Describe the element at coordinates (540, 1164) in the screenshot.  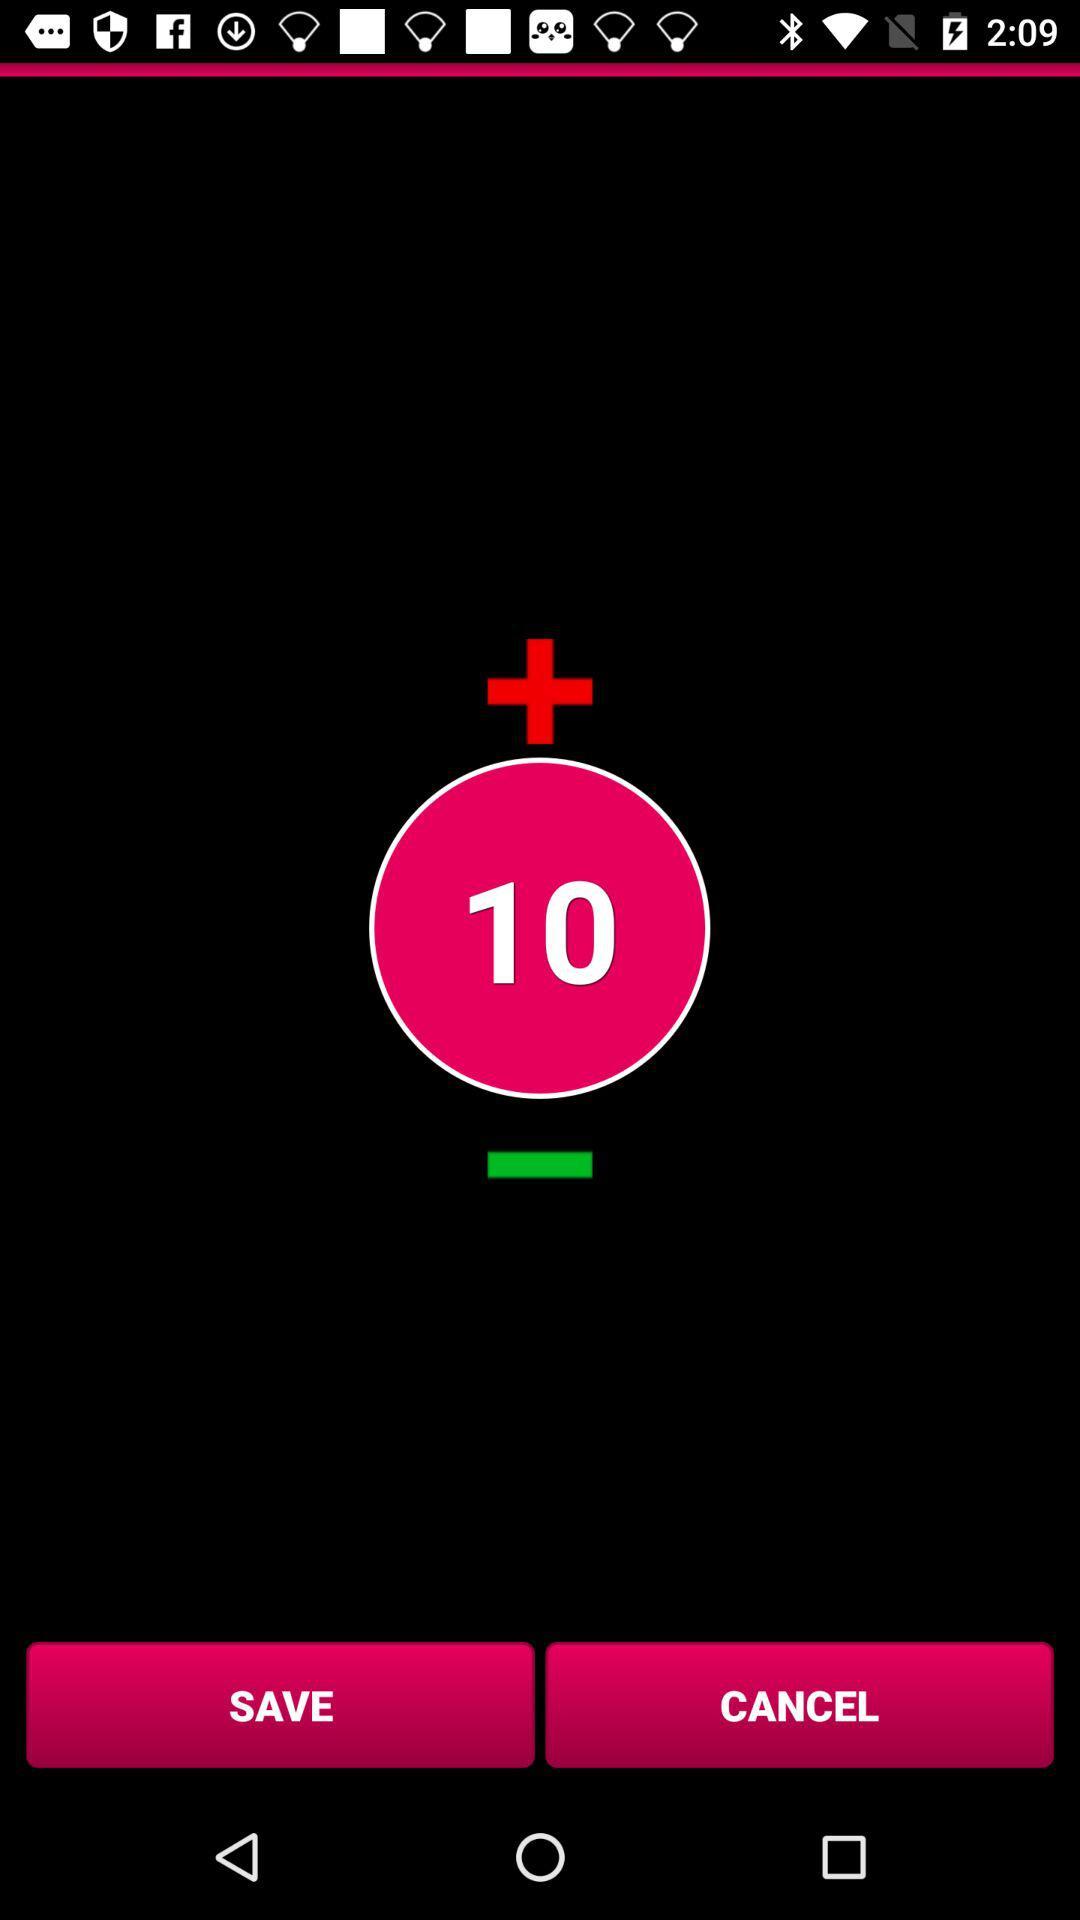
I see `the minus icon` at that location.